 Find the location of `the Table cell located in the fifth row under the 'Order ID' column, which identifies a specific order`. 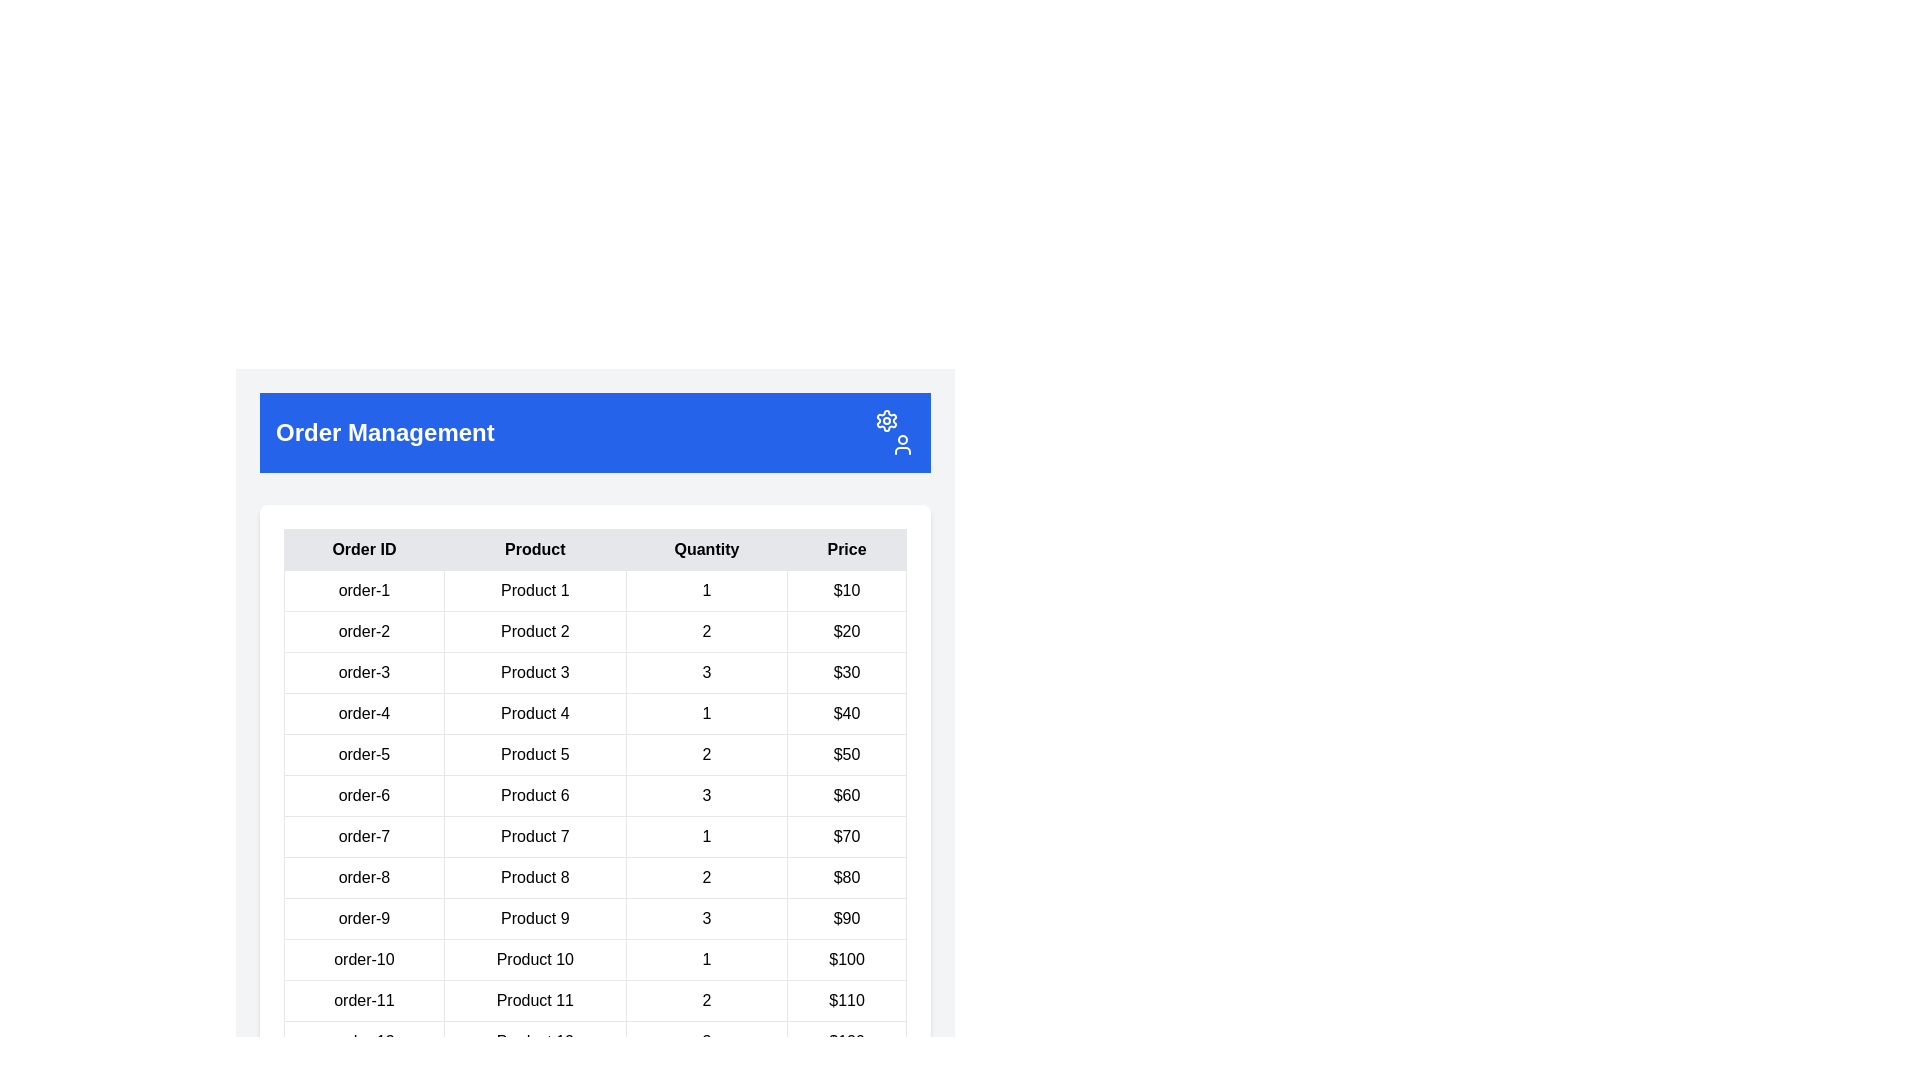

the Table cell located in the fifth row under the 'Order ID' column, which identifies a specific order is located at coordinates (364, 755).